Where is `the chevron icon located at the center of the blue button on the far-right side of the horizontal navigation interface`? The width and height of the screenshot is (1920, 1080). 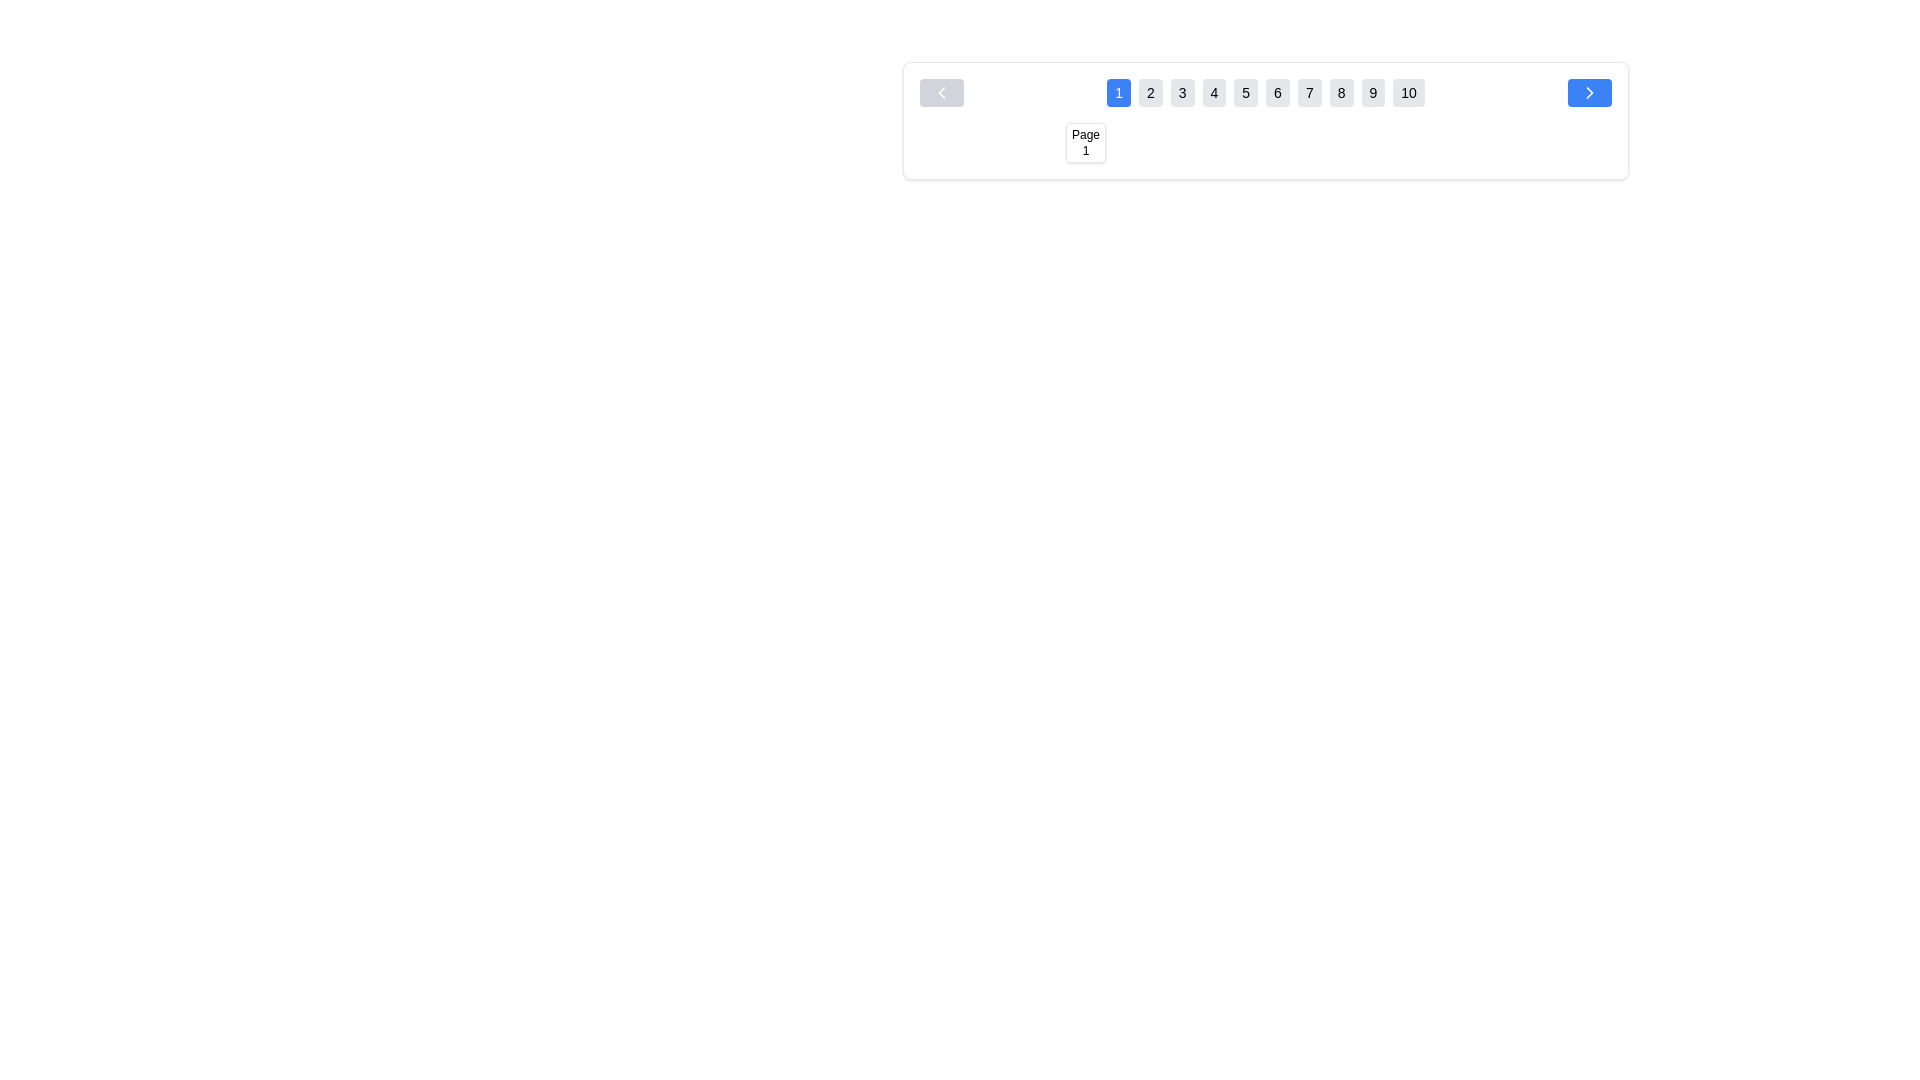 the chevron icon located at the center of the blue button on the far-right side of the horizontal navigation interface is located at coordinates (1588, 92).